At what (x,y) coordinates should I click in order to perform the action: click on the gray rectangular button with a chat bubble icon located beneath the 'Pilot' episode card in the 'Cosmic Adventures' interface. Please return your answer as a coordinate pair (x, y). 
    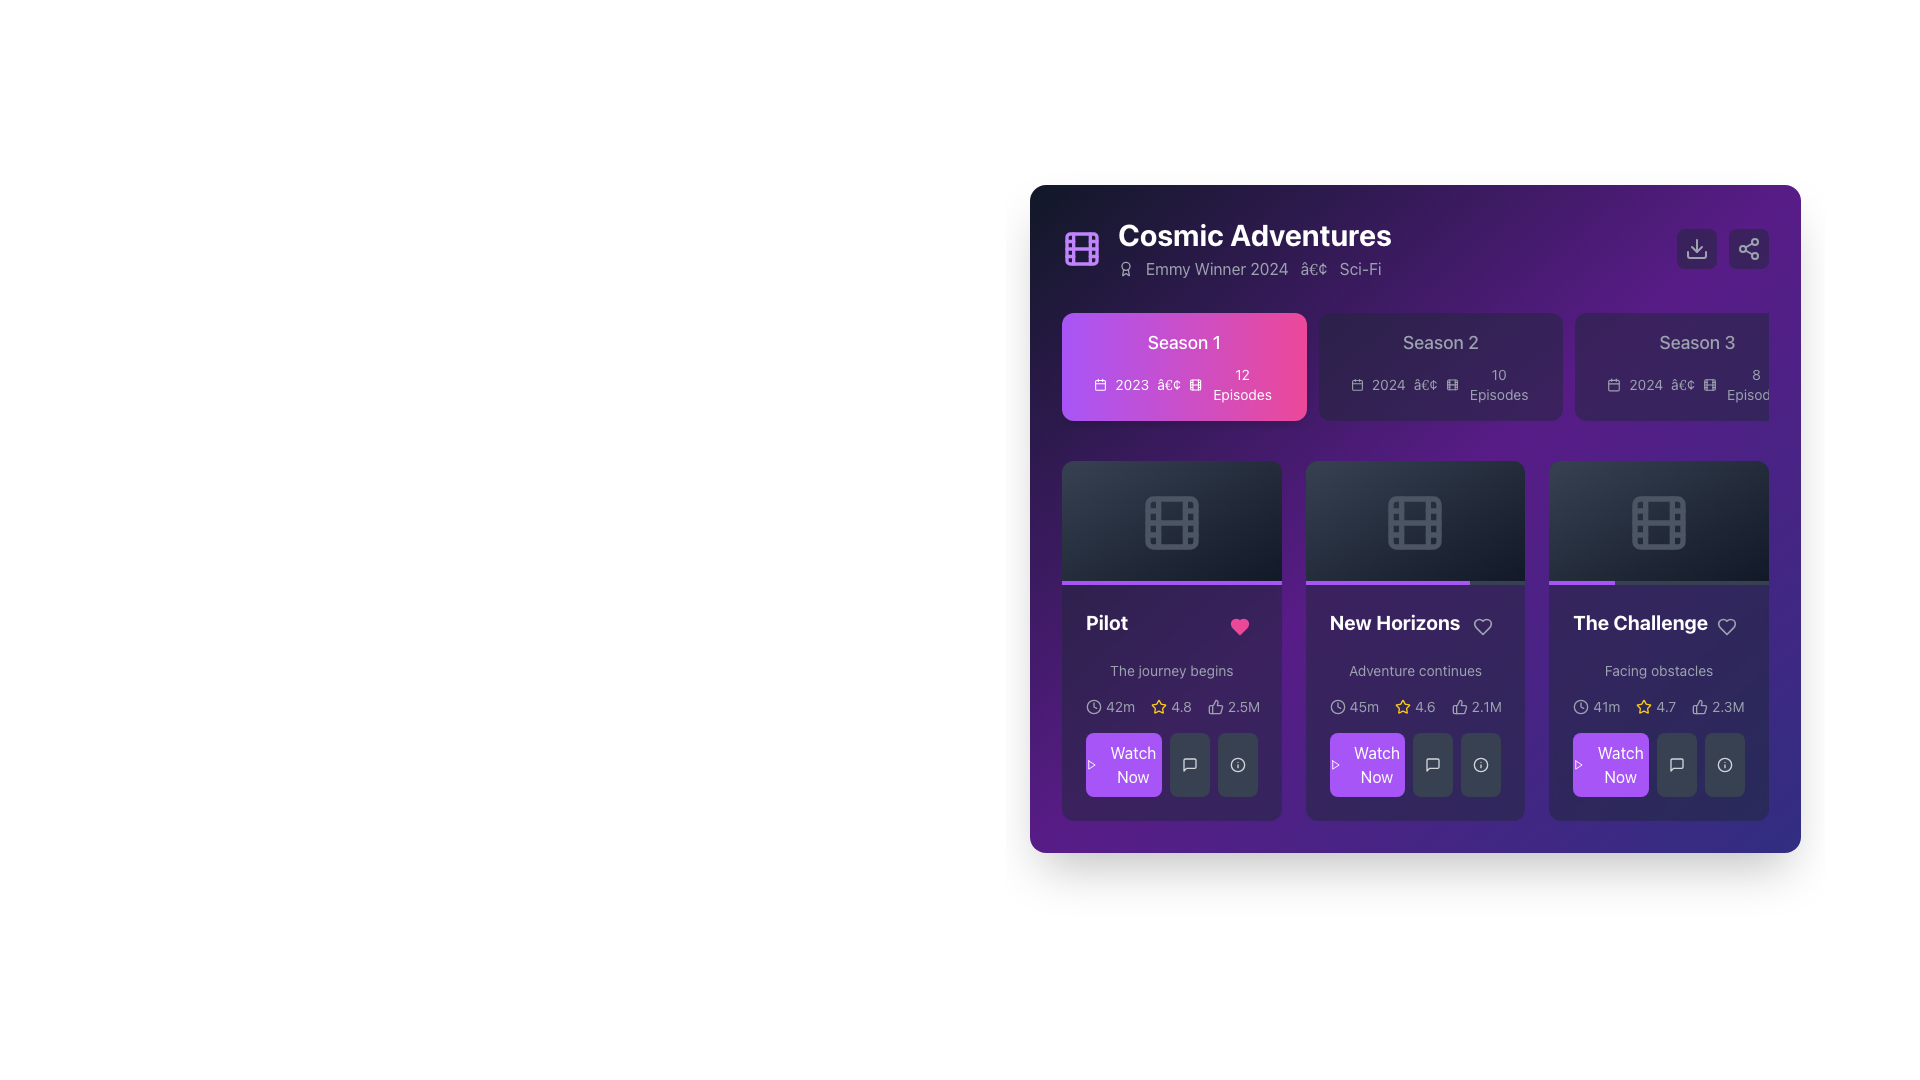
    Looking at the image, I should click on (1189, 764).